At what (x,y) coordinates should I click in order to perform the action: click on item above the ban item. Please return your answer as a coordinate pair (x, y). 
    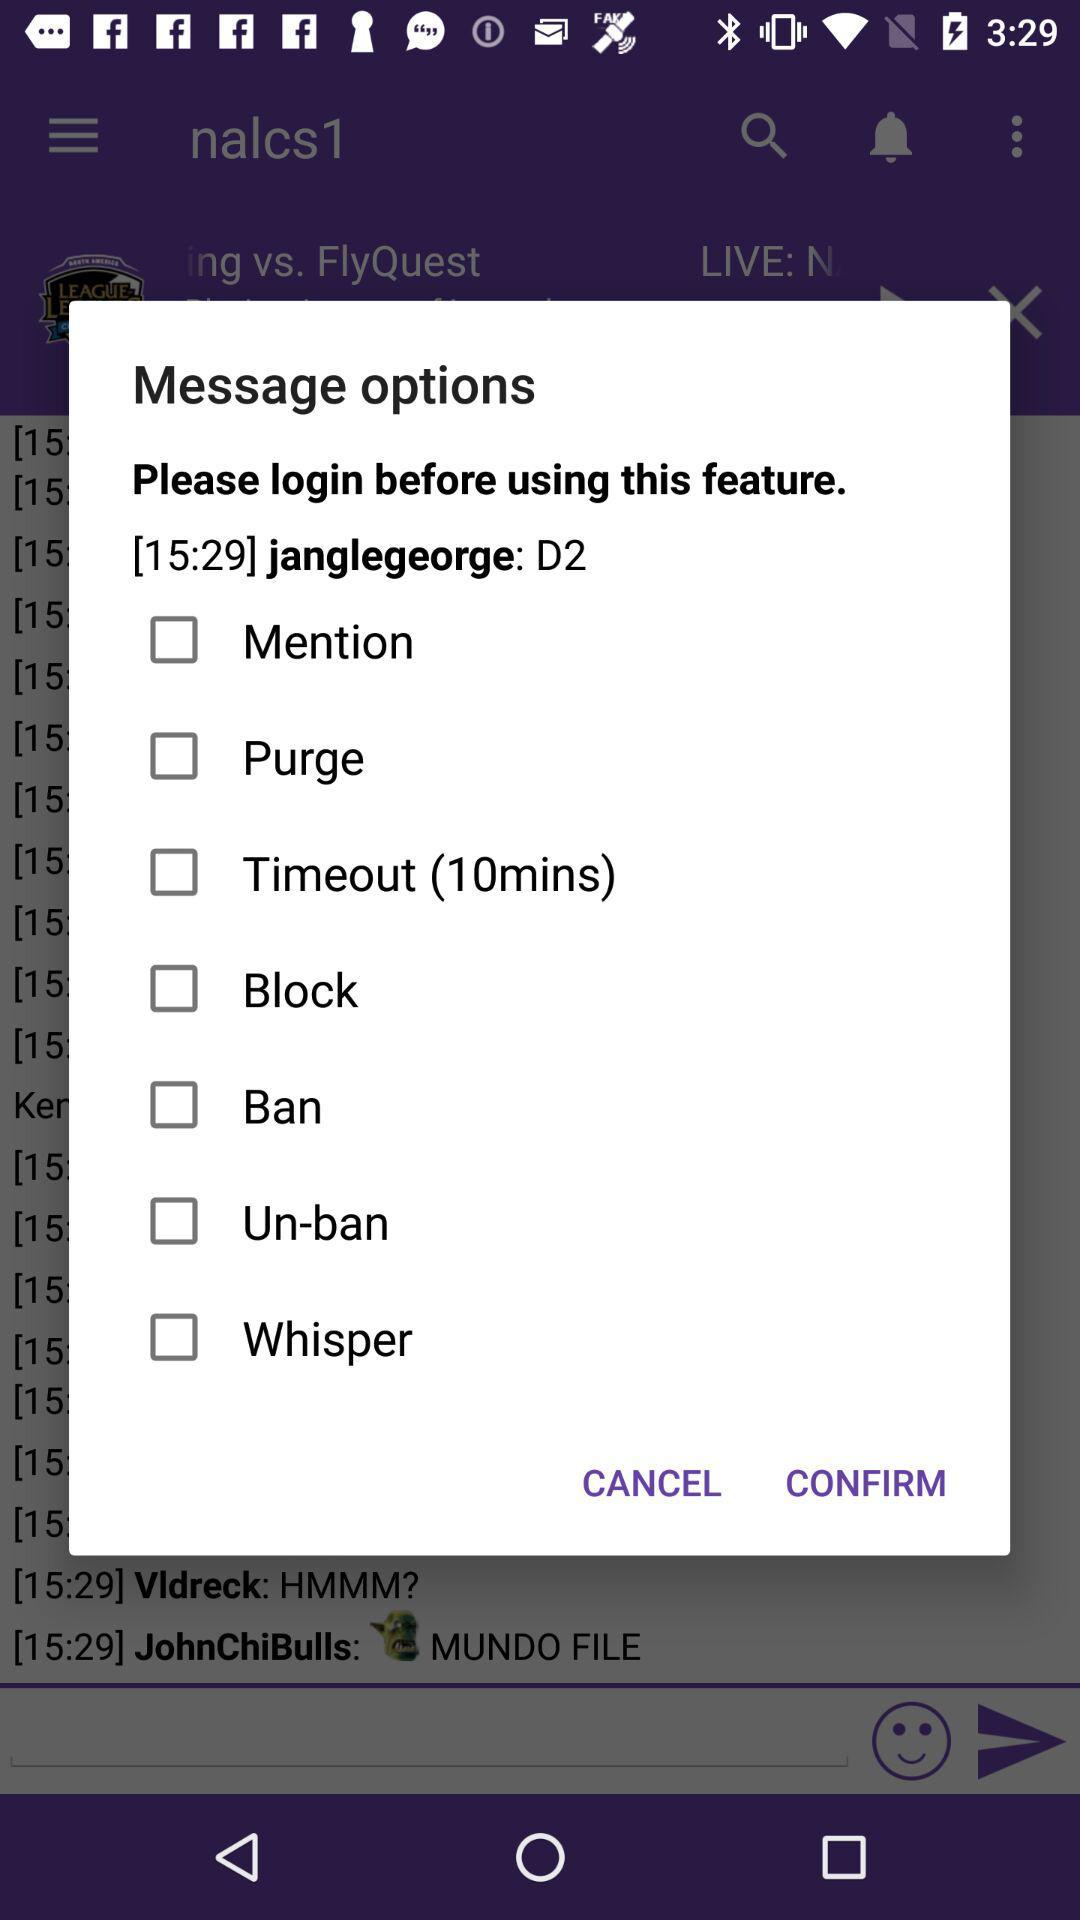
    Looking at the image, I should click on (538, 988).